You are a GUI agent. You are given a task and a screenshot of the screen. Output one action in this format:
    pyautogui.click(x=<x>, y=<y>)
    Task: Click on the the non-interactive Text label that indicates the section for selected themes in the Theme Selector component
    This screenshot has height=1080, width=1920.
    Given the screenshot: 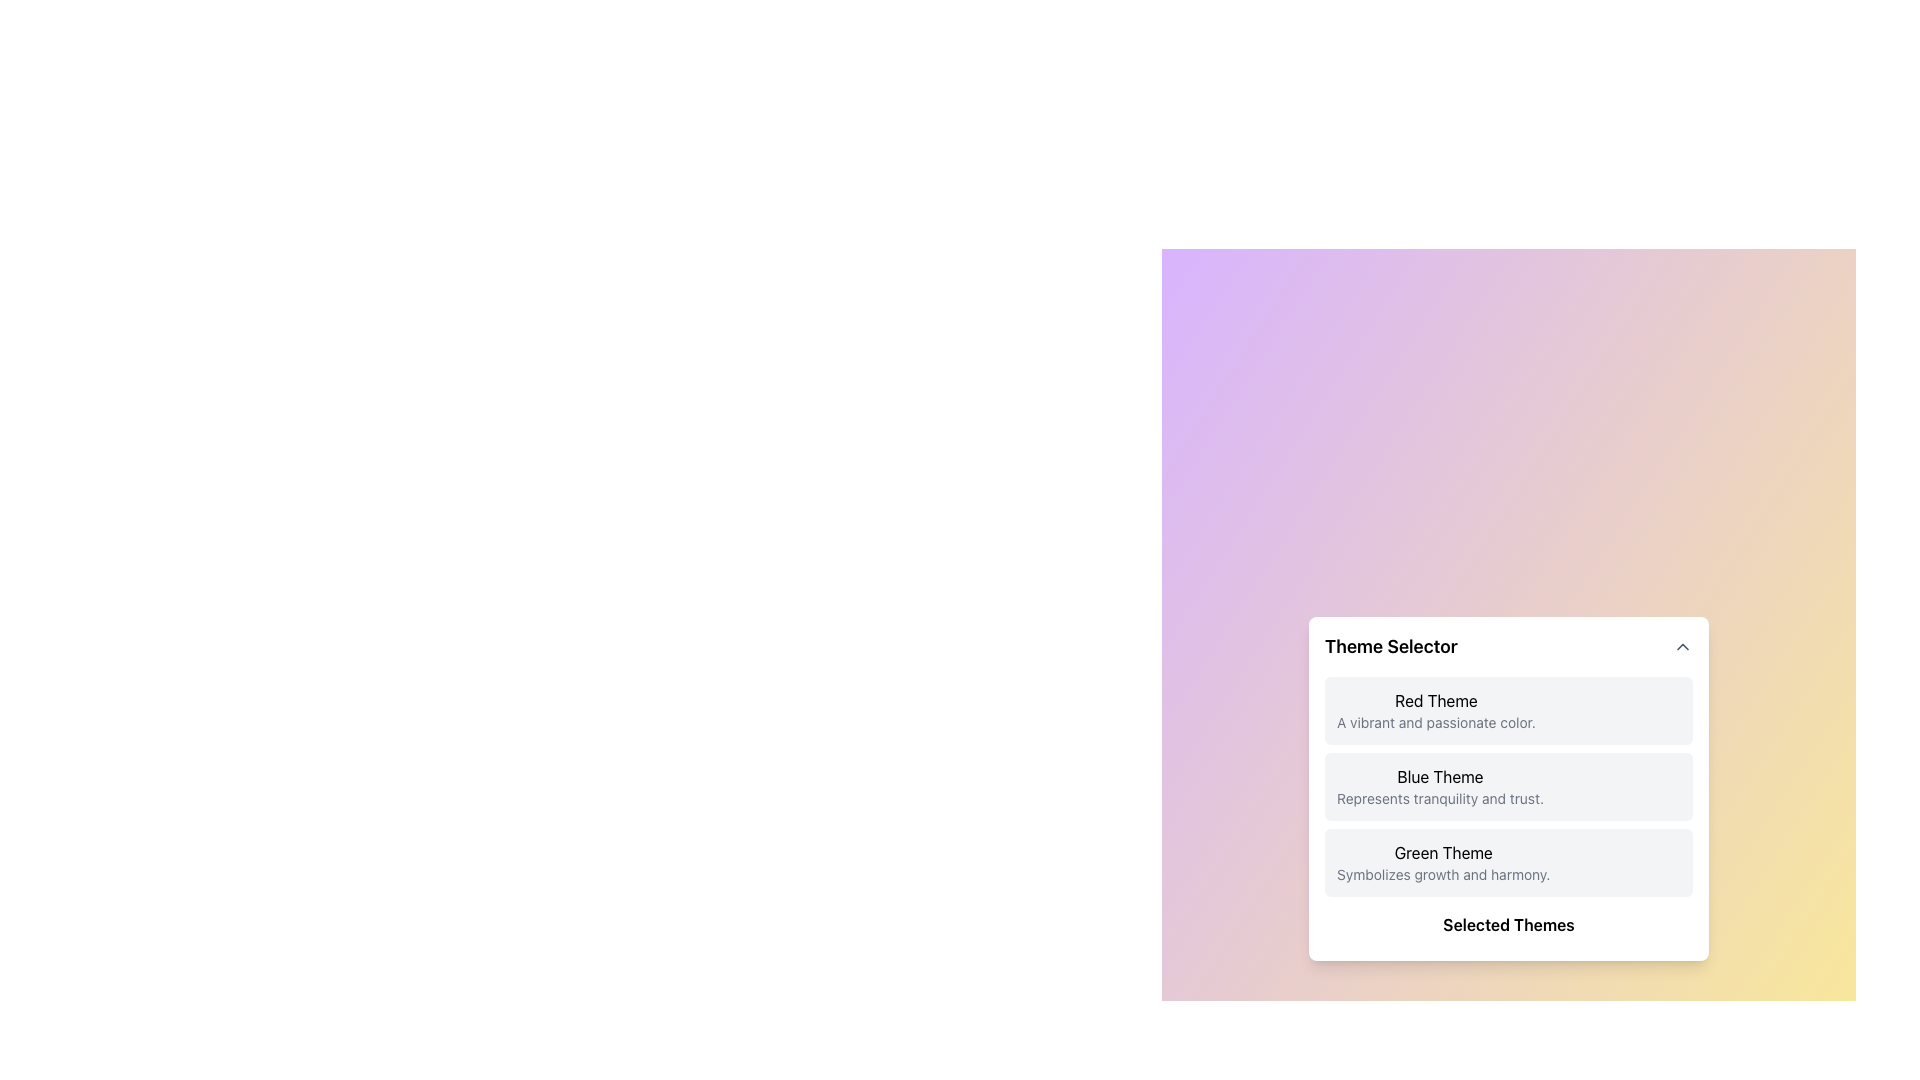 What is the action you would take?
    pyautogui.click(x=1508, y=925)
    